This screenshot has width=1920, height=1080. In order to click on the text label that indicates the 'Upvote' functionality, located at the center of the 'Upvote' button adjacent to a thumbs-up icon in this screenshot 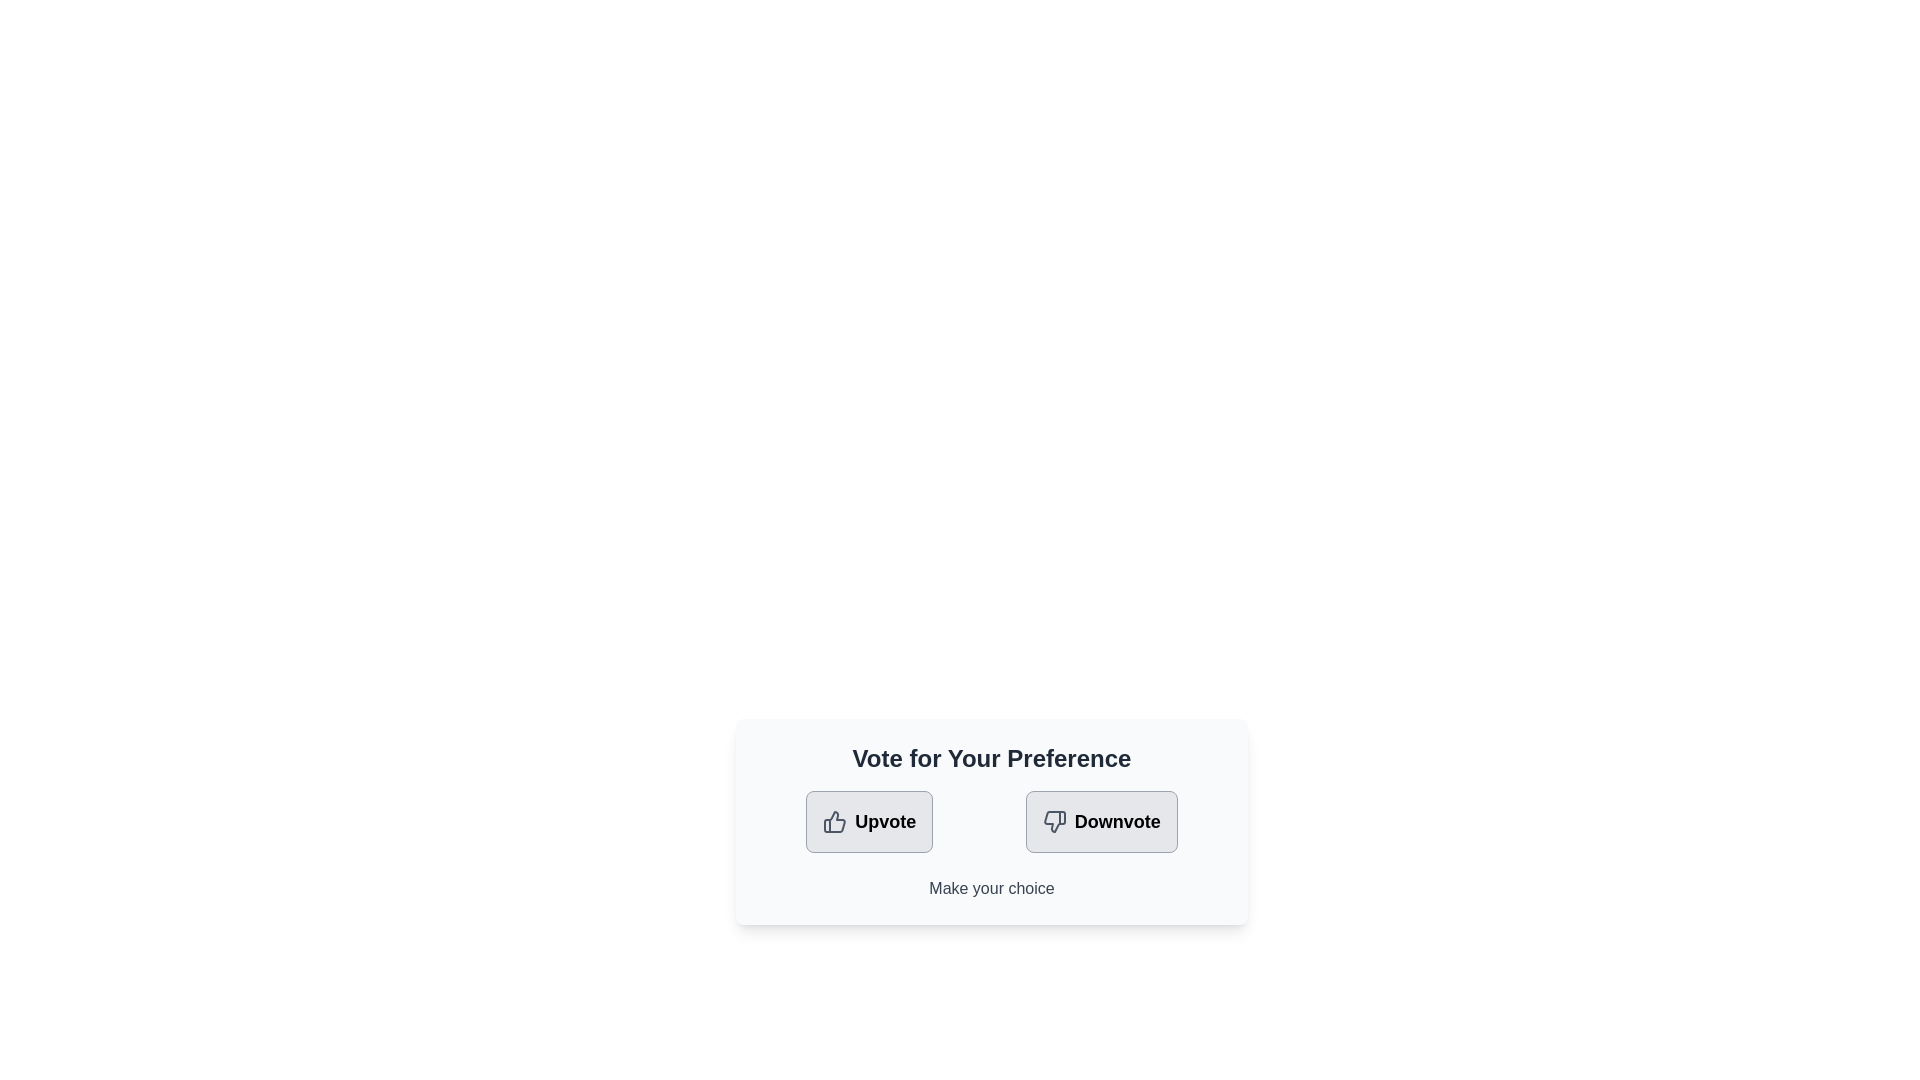, I will do `click(884, 821)`.